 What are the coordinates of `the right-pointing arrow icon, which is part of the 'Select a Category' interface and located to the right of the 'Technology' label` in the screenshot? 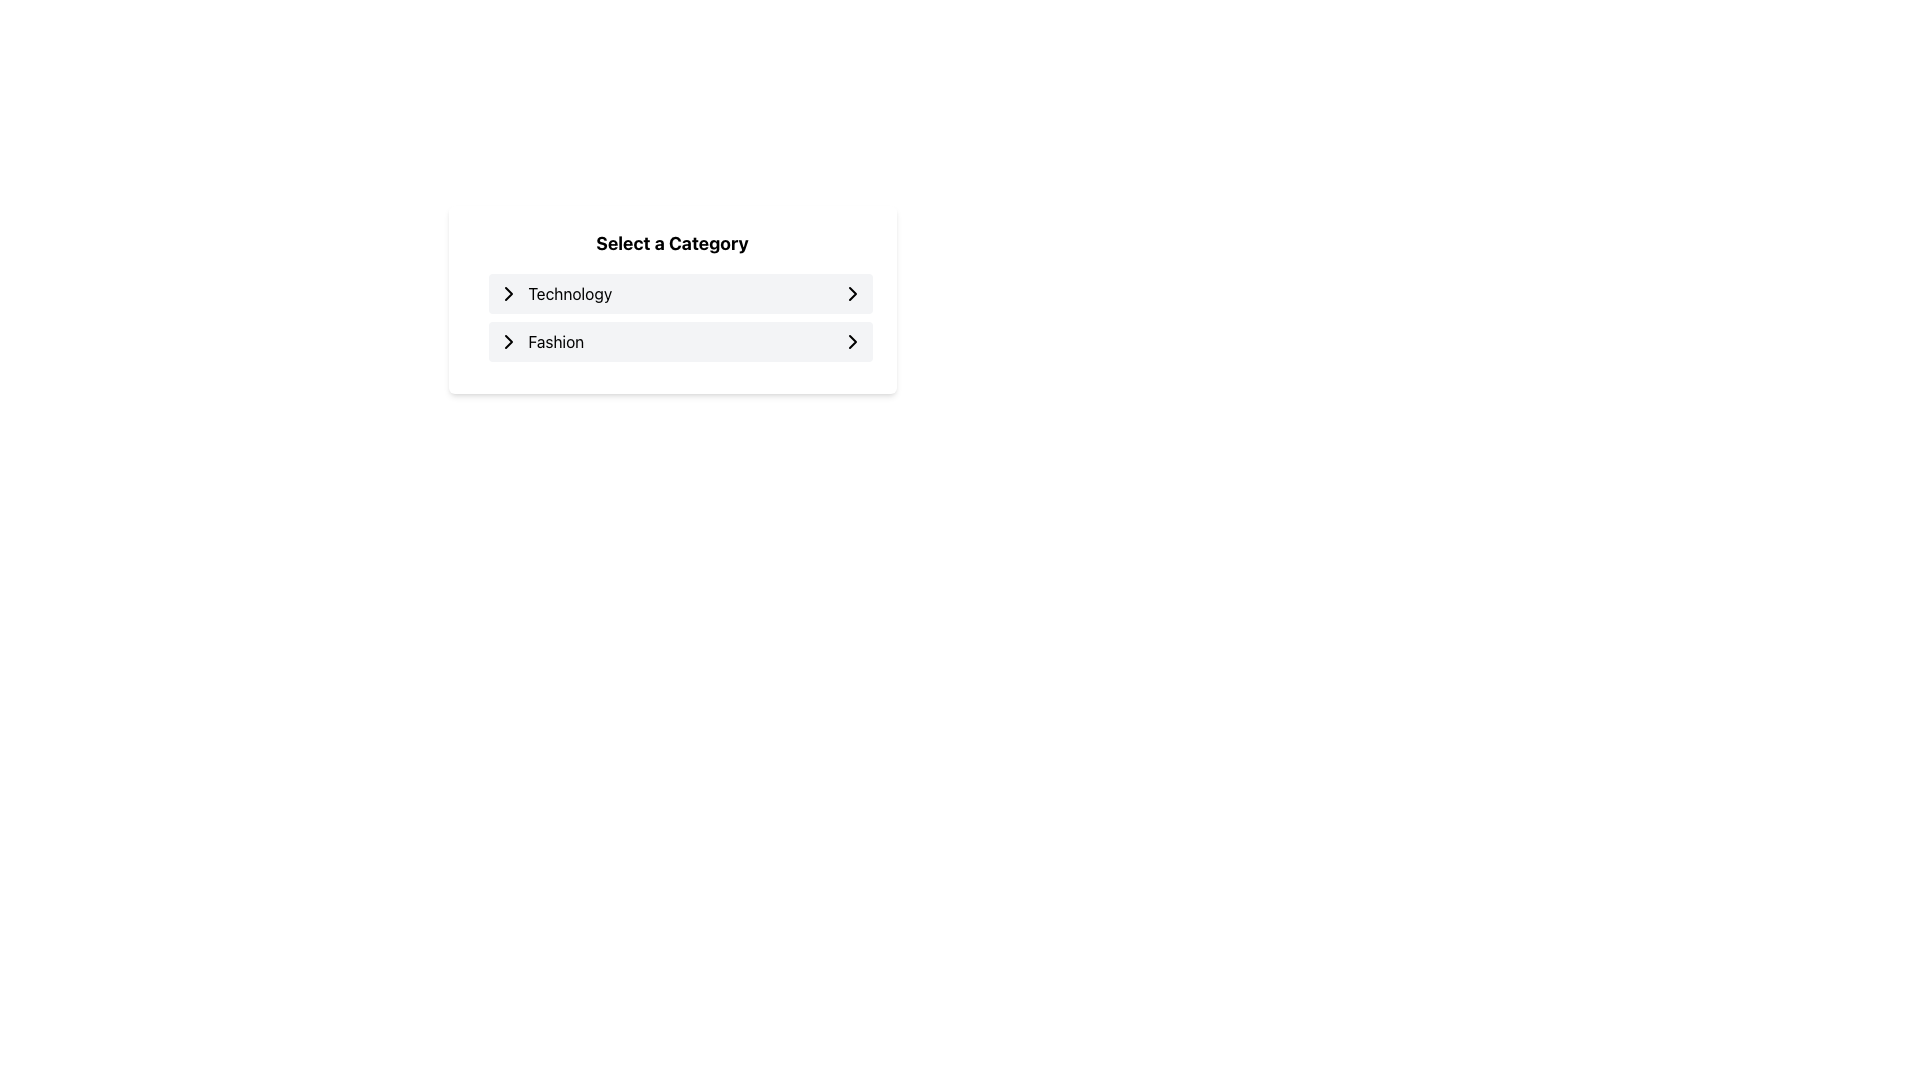 It's located at (852, 293).